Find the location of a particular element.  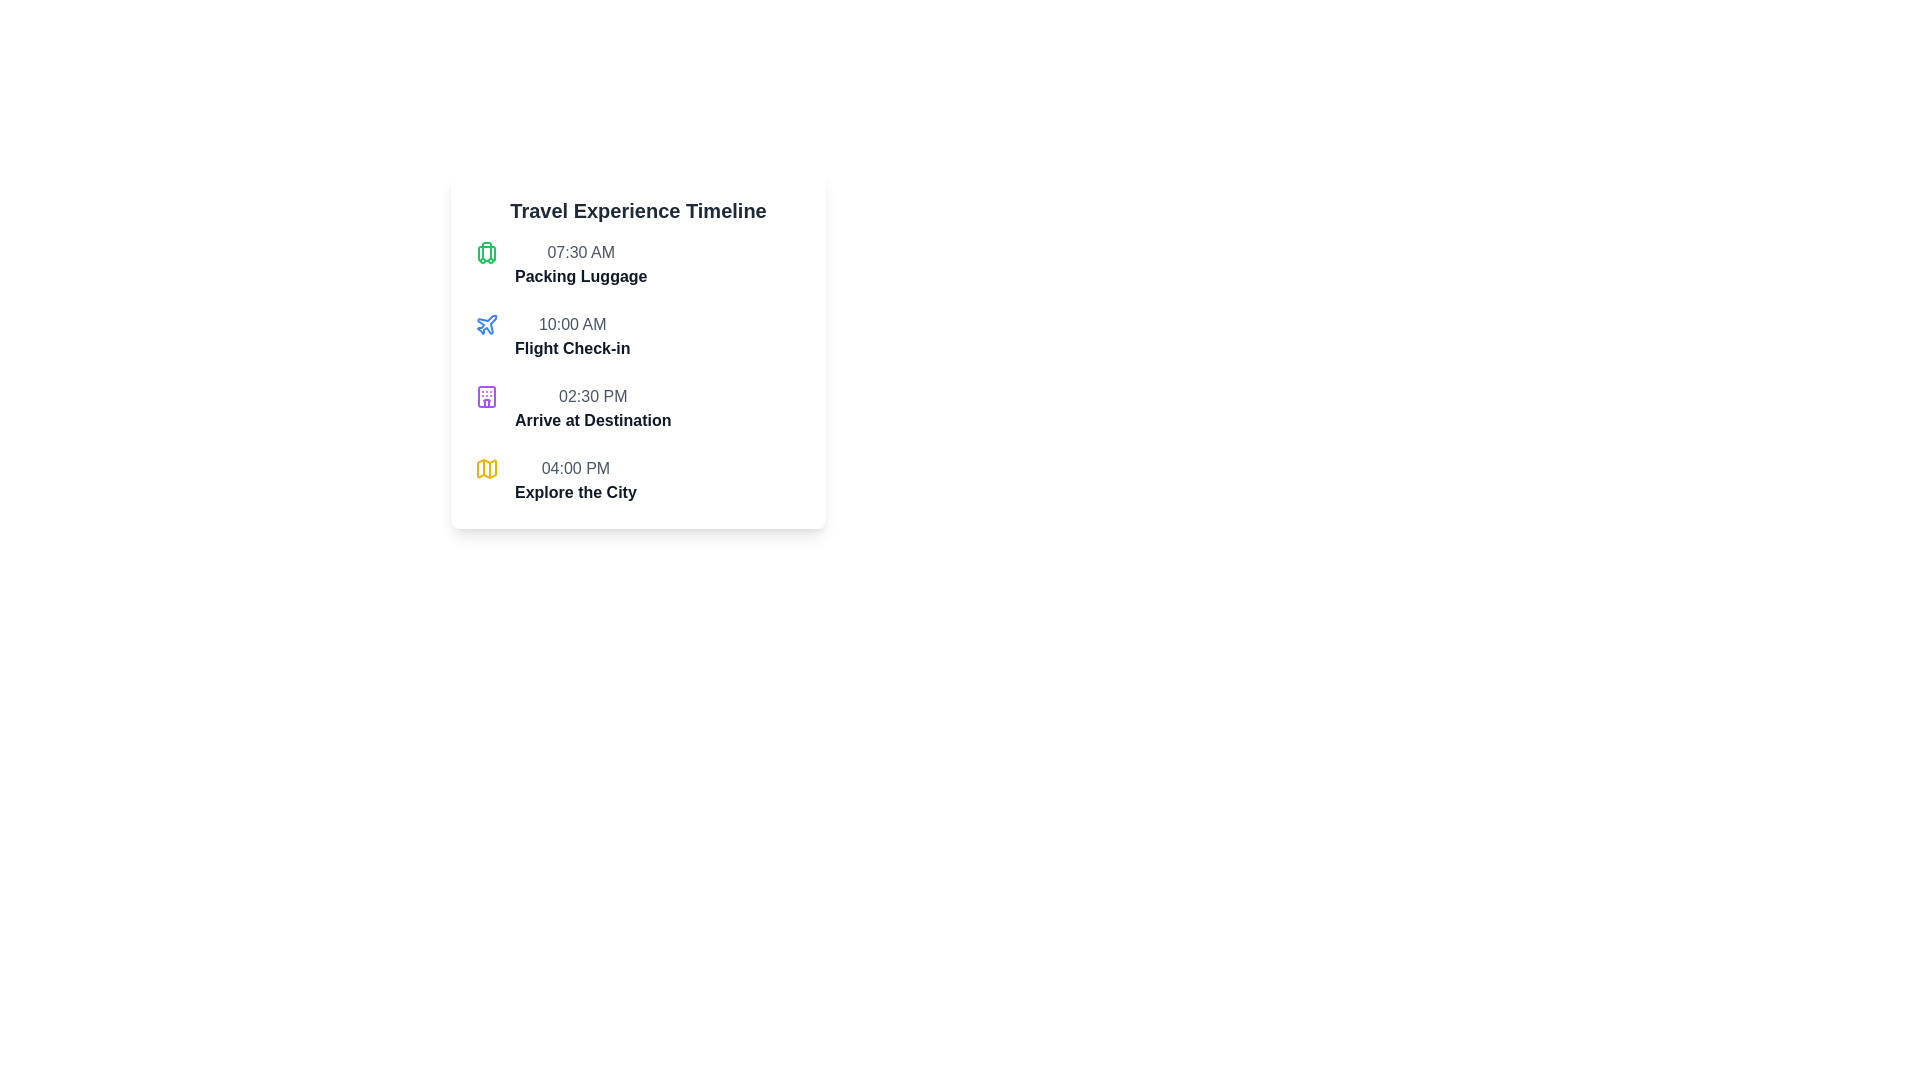

the rectangular geometric shape with rounded edges that has a green outline, which represents the main body of the luggage icon in the first item of the timeline is located at coordinates (486, 253).